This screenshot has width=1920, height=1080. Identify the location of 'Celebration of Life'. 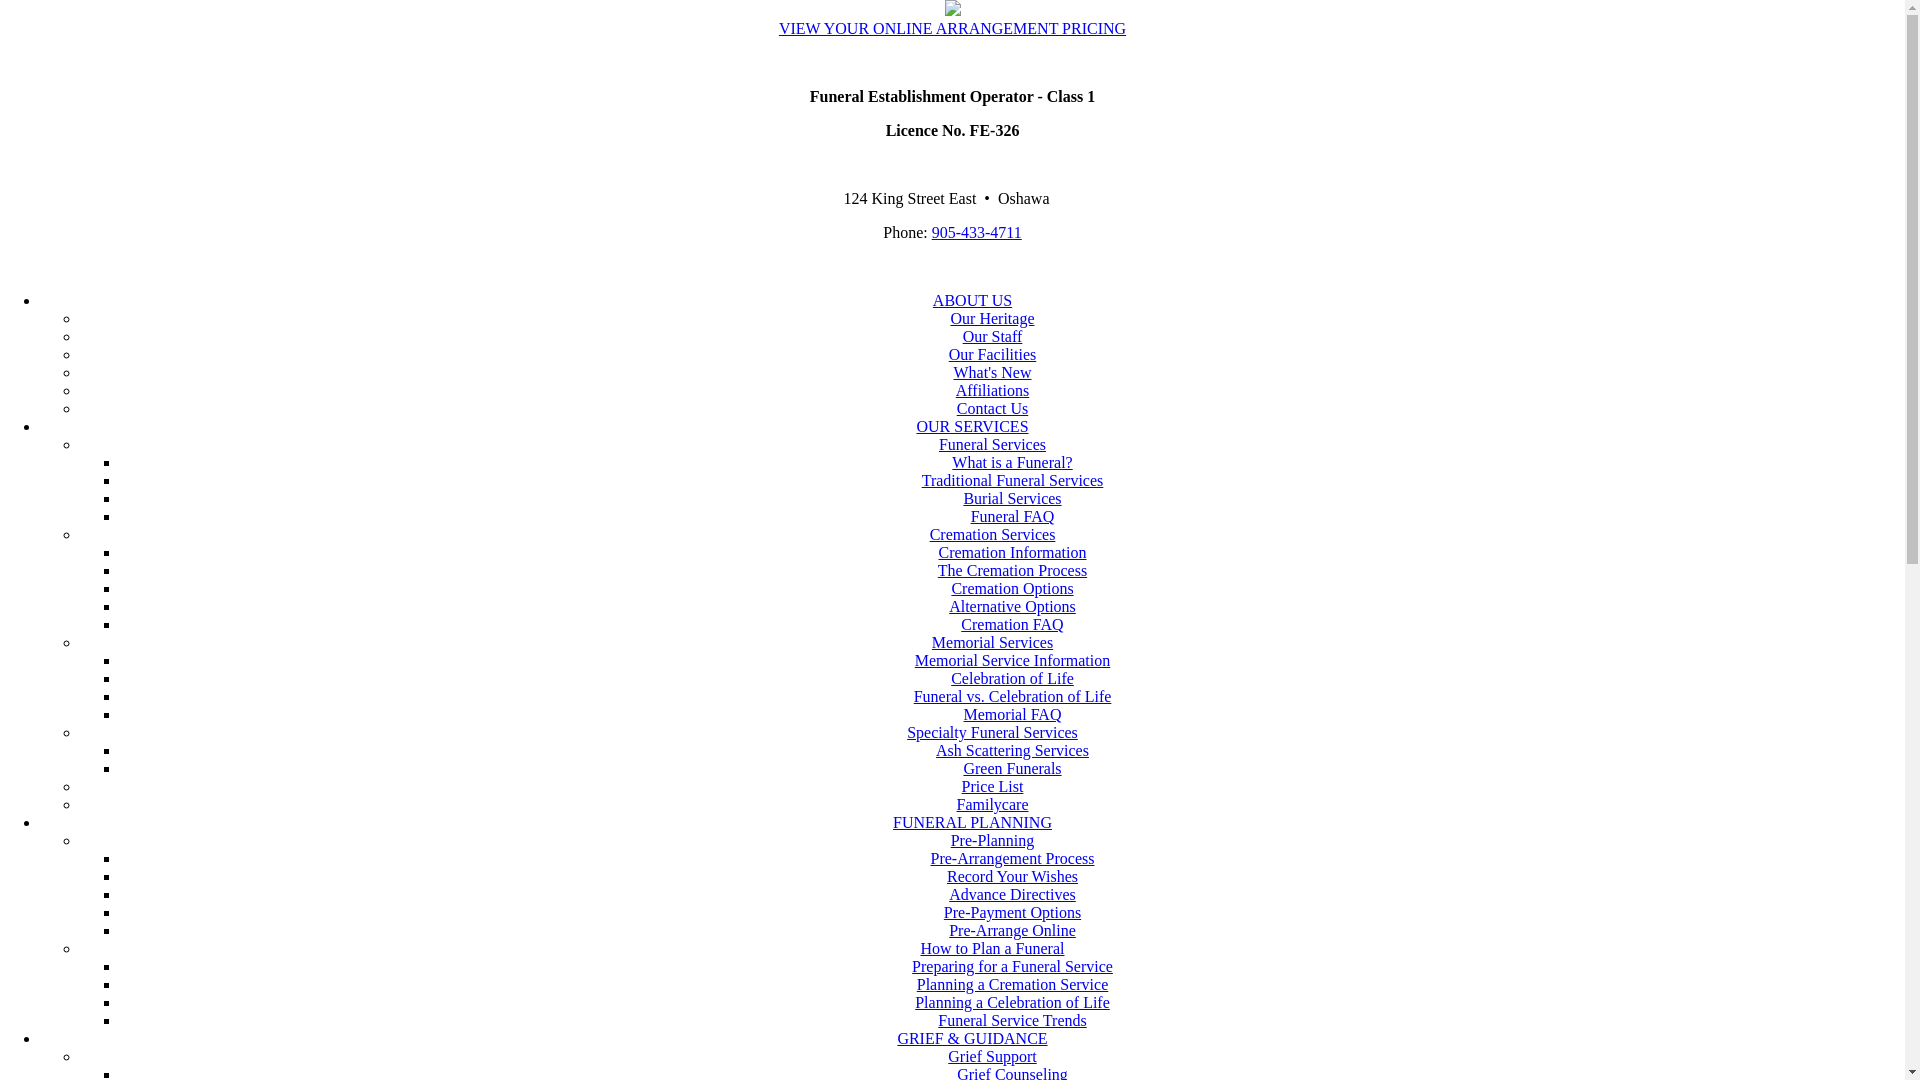
(949, 677).